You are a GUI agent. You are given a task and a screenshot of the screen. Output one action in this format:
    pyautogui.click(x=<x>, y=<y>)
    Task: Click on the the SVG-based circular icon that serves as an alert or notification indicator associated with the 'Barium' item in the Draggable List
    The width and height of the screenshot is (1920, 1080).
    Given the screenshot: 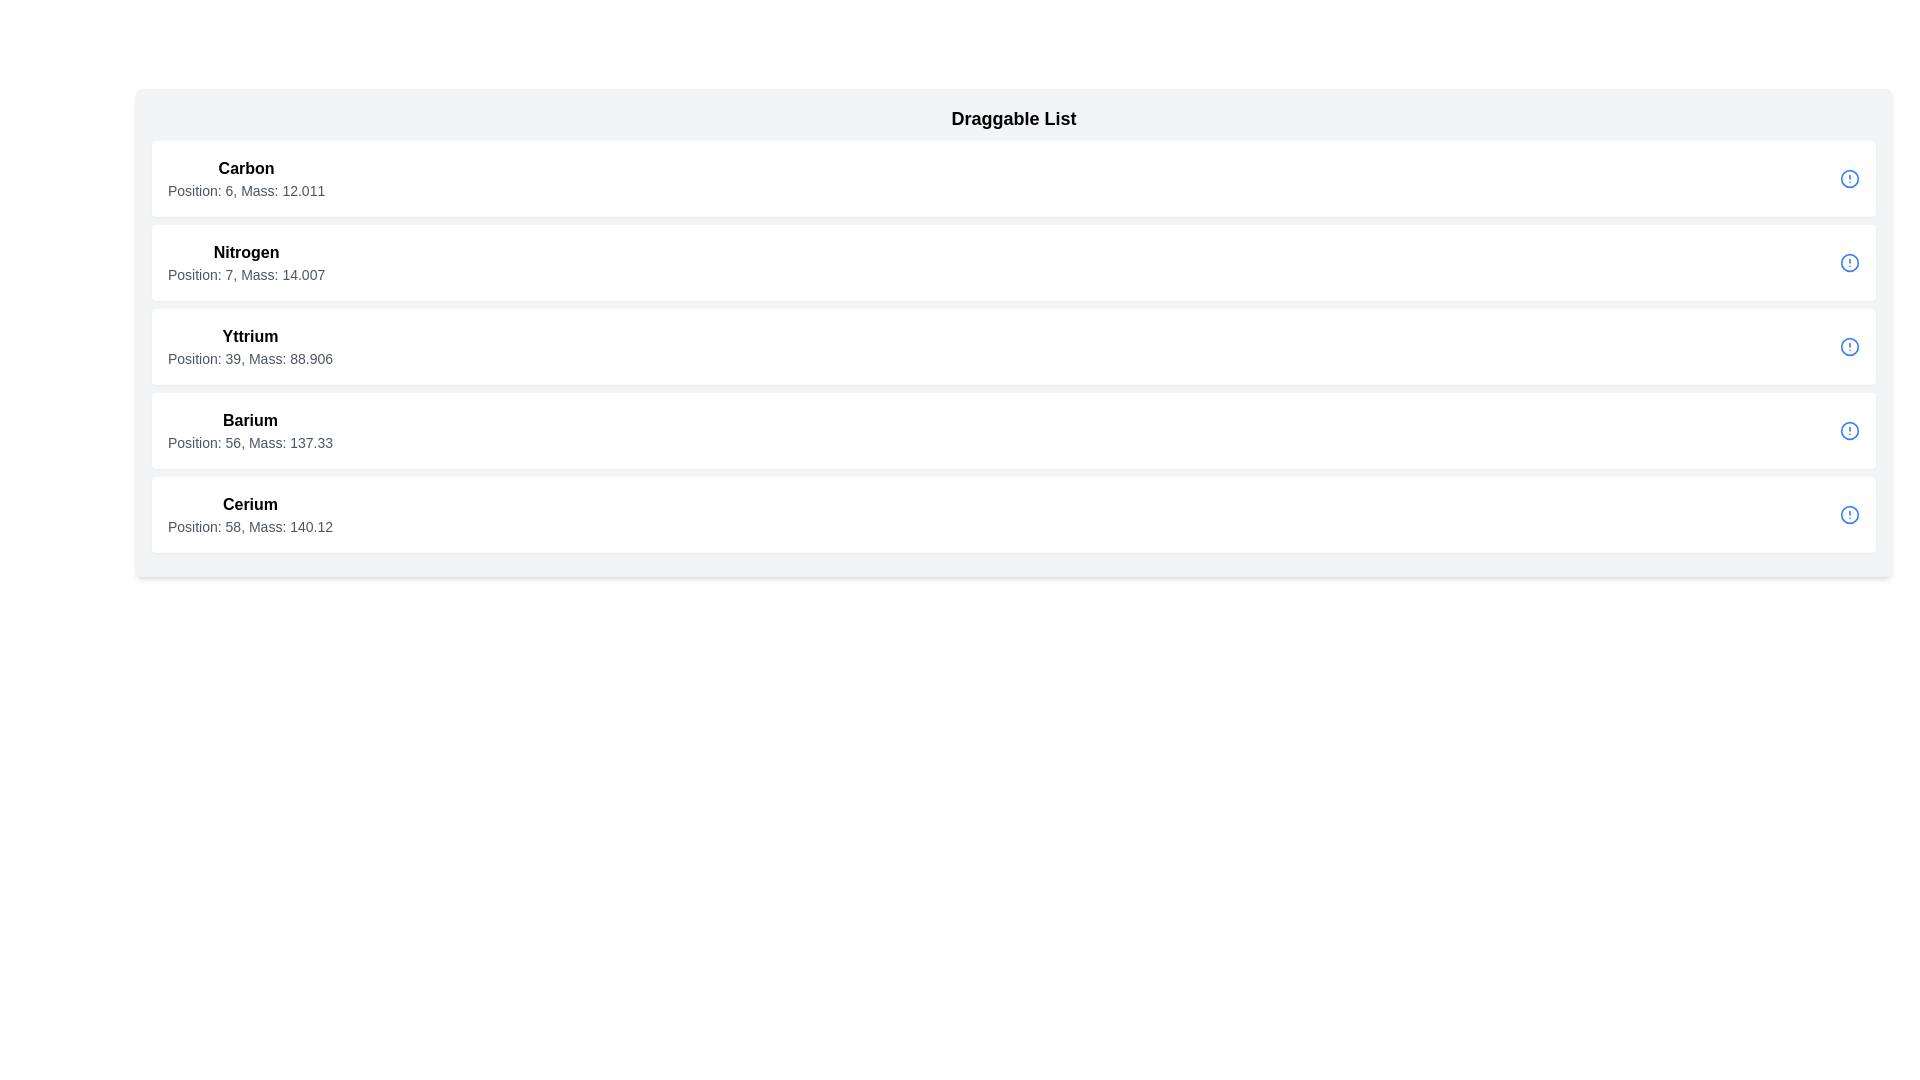 What is the action you would take?
    pyautogui.click(x=1848, y=430)
    